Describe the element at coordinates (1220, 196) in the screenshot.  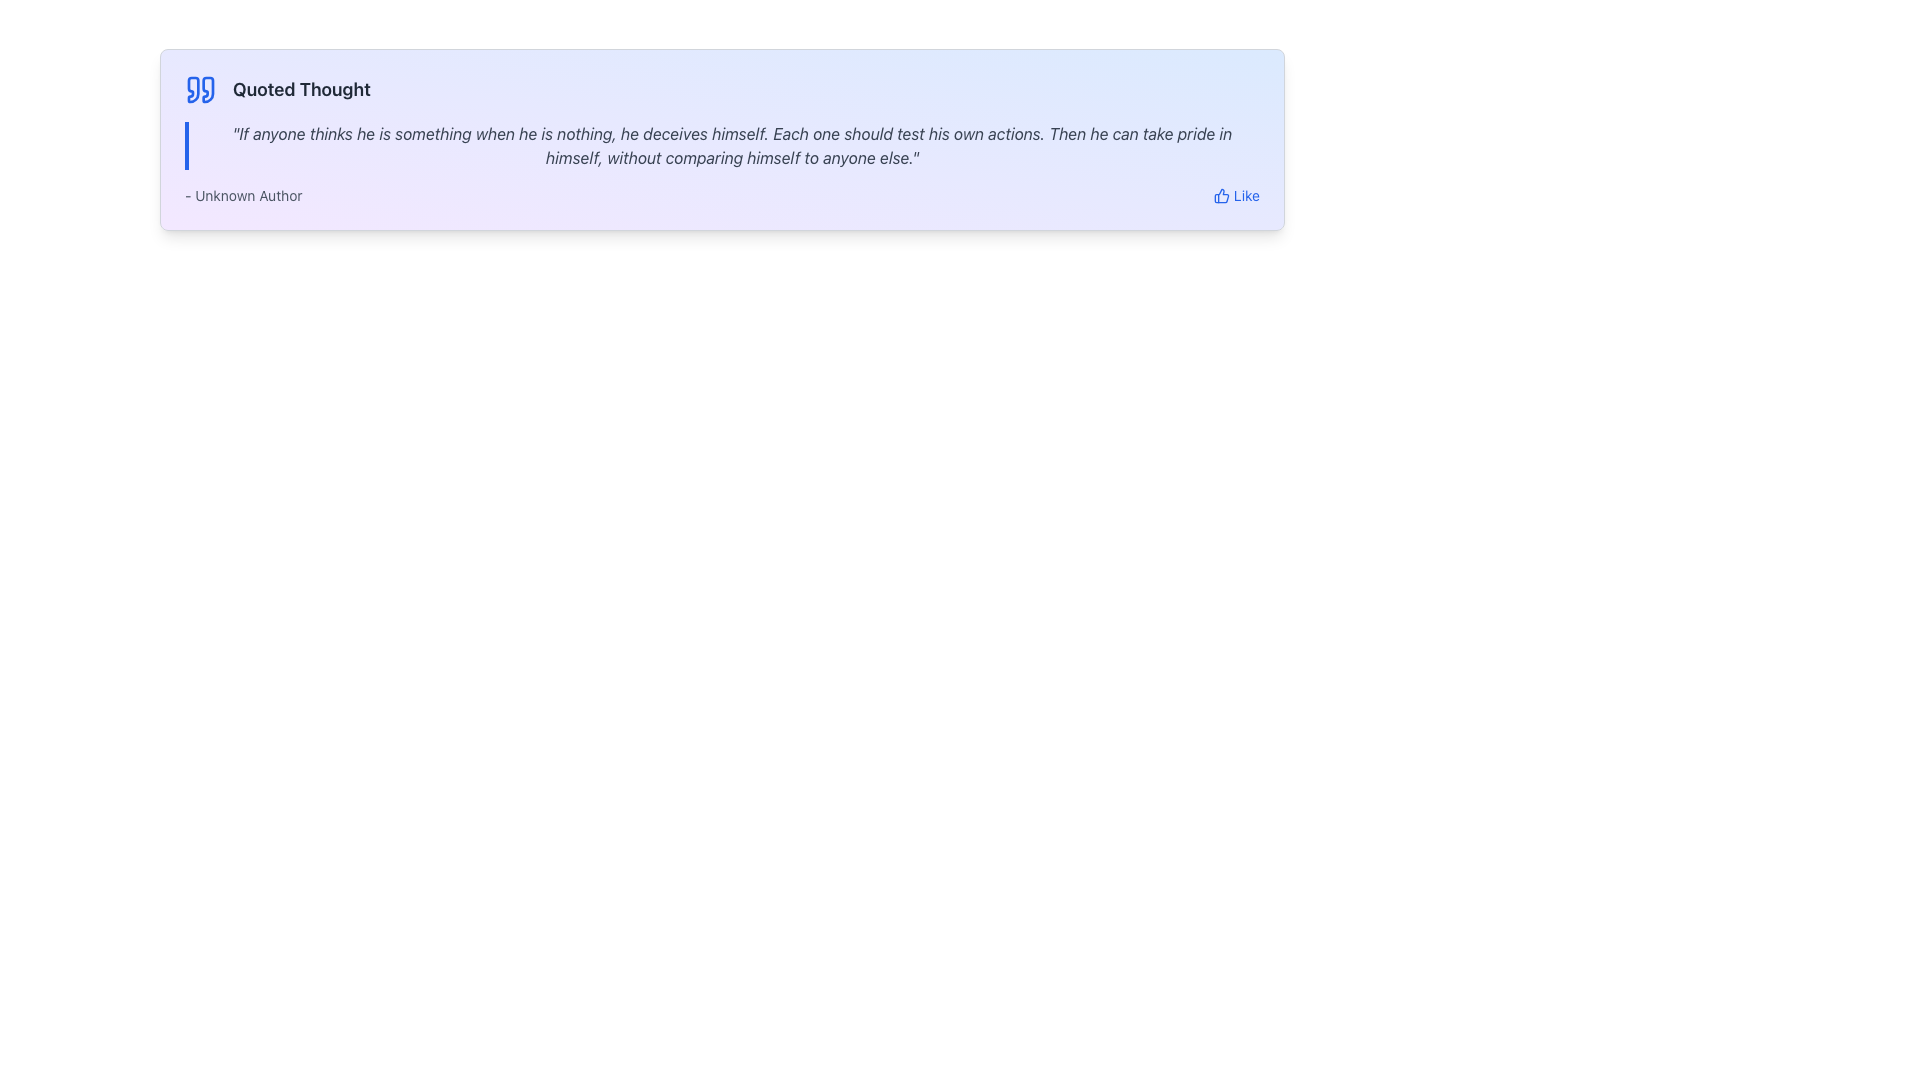
I see `the 'like' SVG icon located in the lower-right region of the interface, immediately to the left of the blue 'Like' text label, to indicate a 'Like' action` at that location.